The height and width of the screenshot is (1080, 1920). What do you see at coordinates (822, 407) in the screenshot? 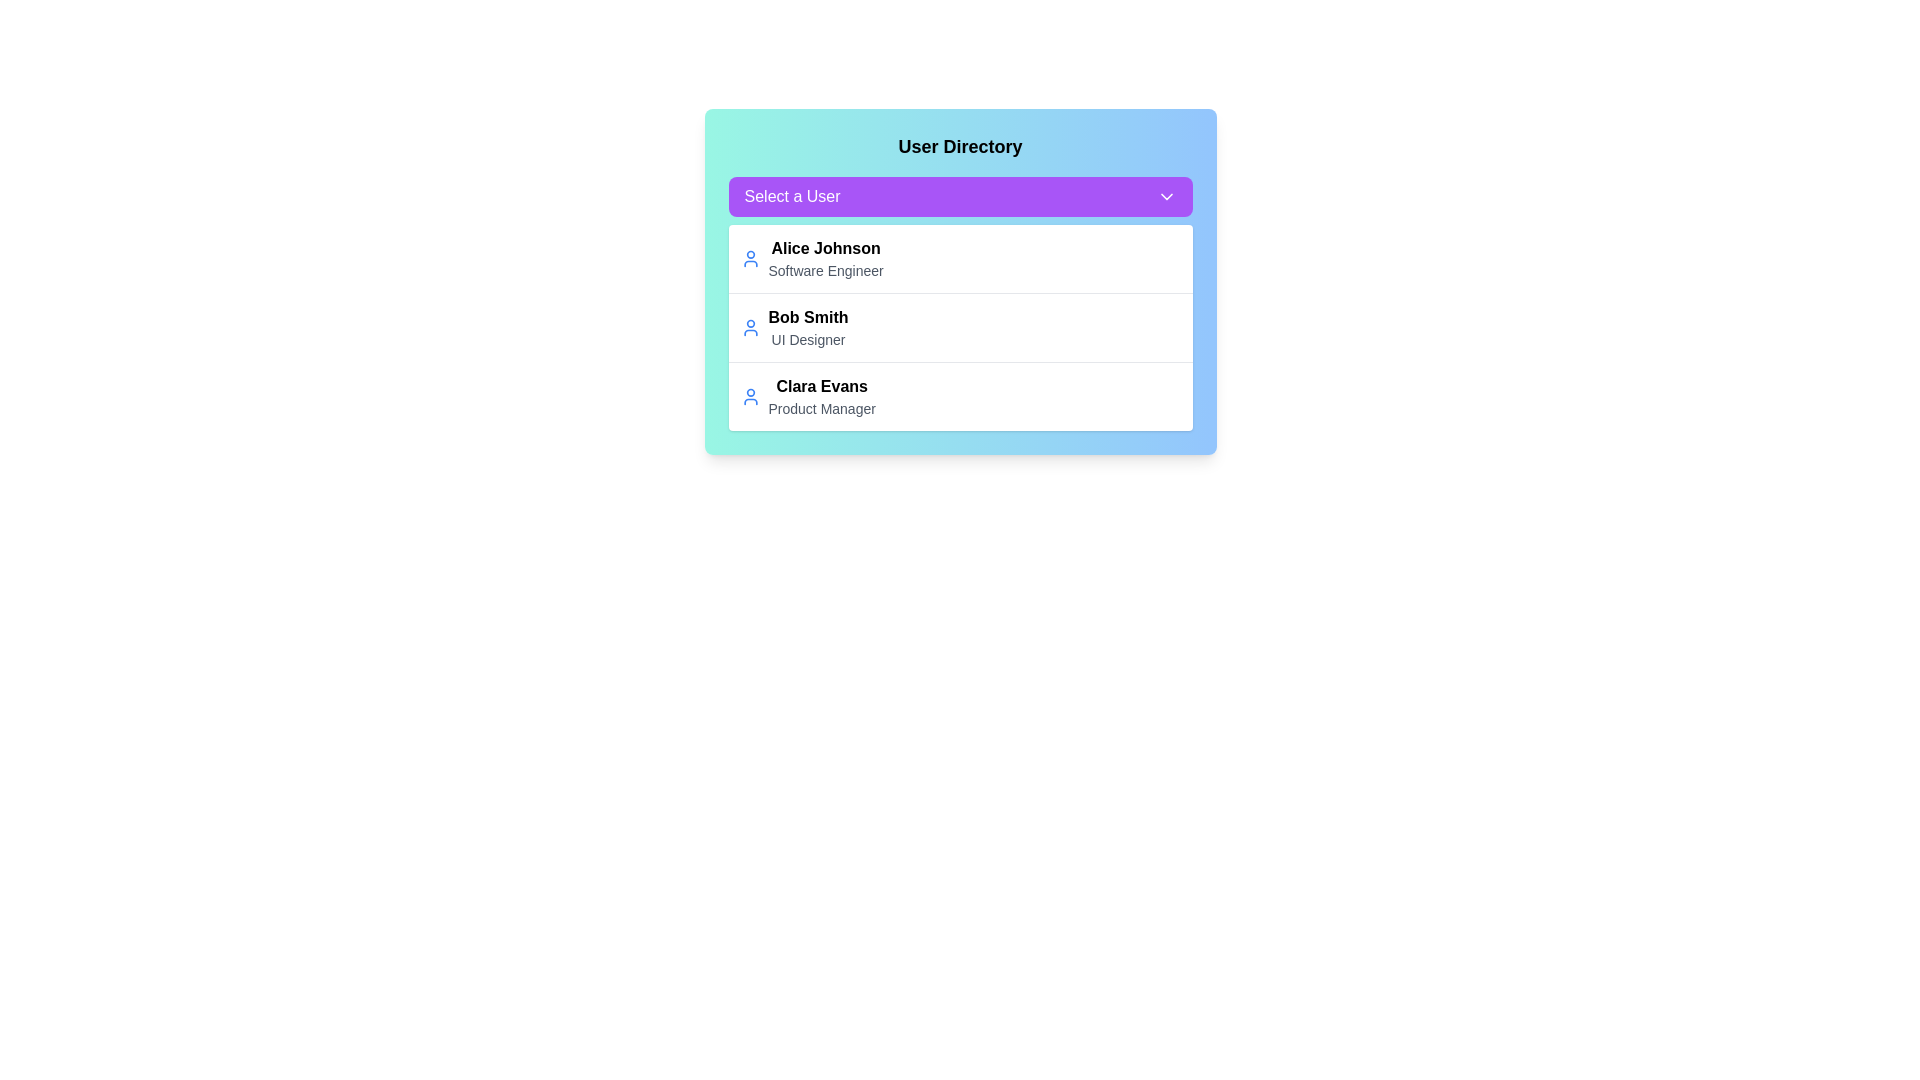
I see `the text label displaying 'Product Manager', which is located beneath 'Clara Evans' in the User Directory list` at bounding box center [822, 407].